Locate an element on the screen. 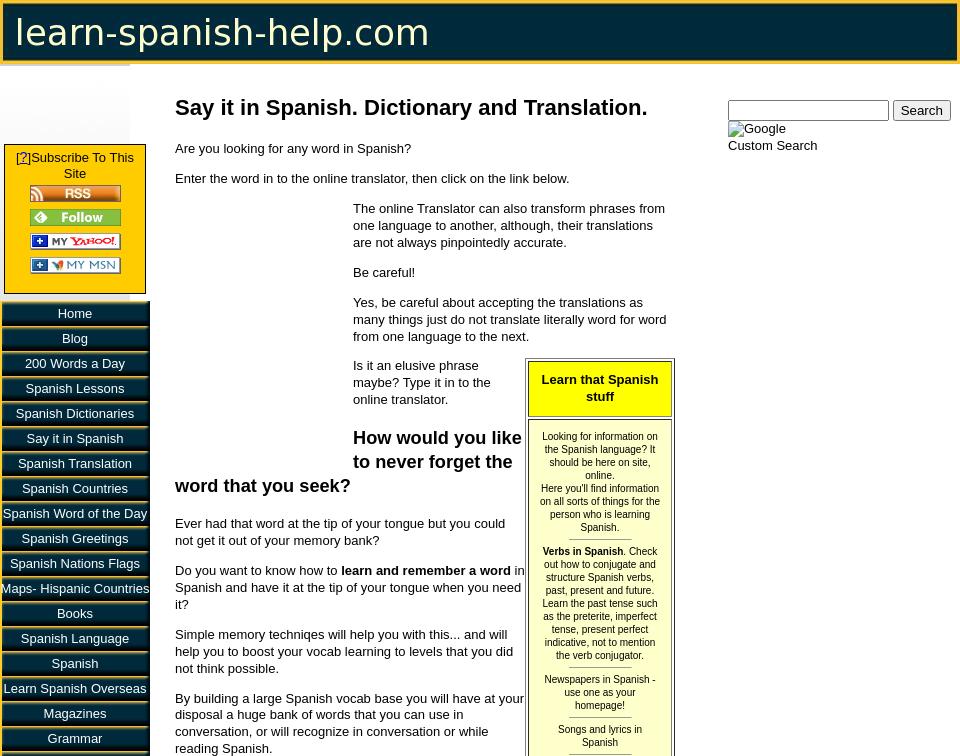 The width and height of the screenshot is (960, 756). 'Songs and lyrics in Spanish' is located at coordinates (599, 735).